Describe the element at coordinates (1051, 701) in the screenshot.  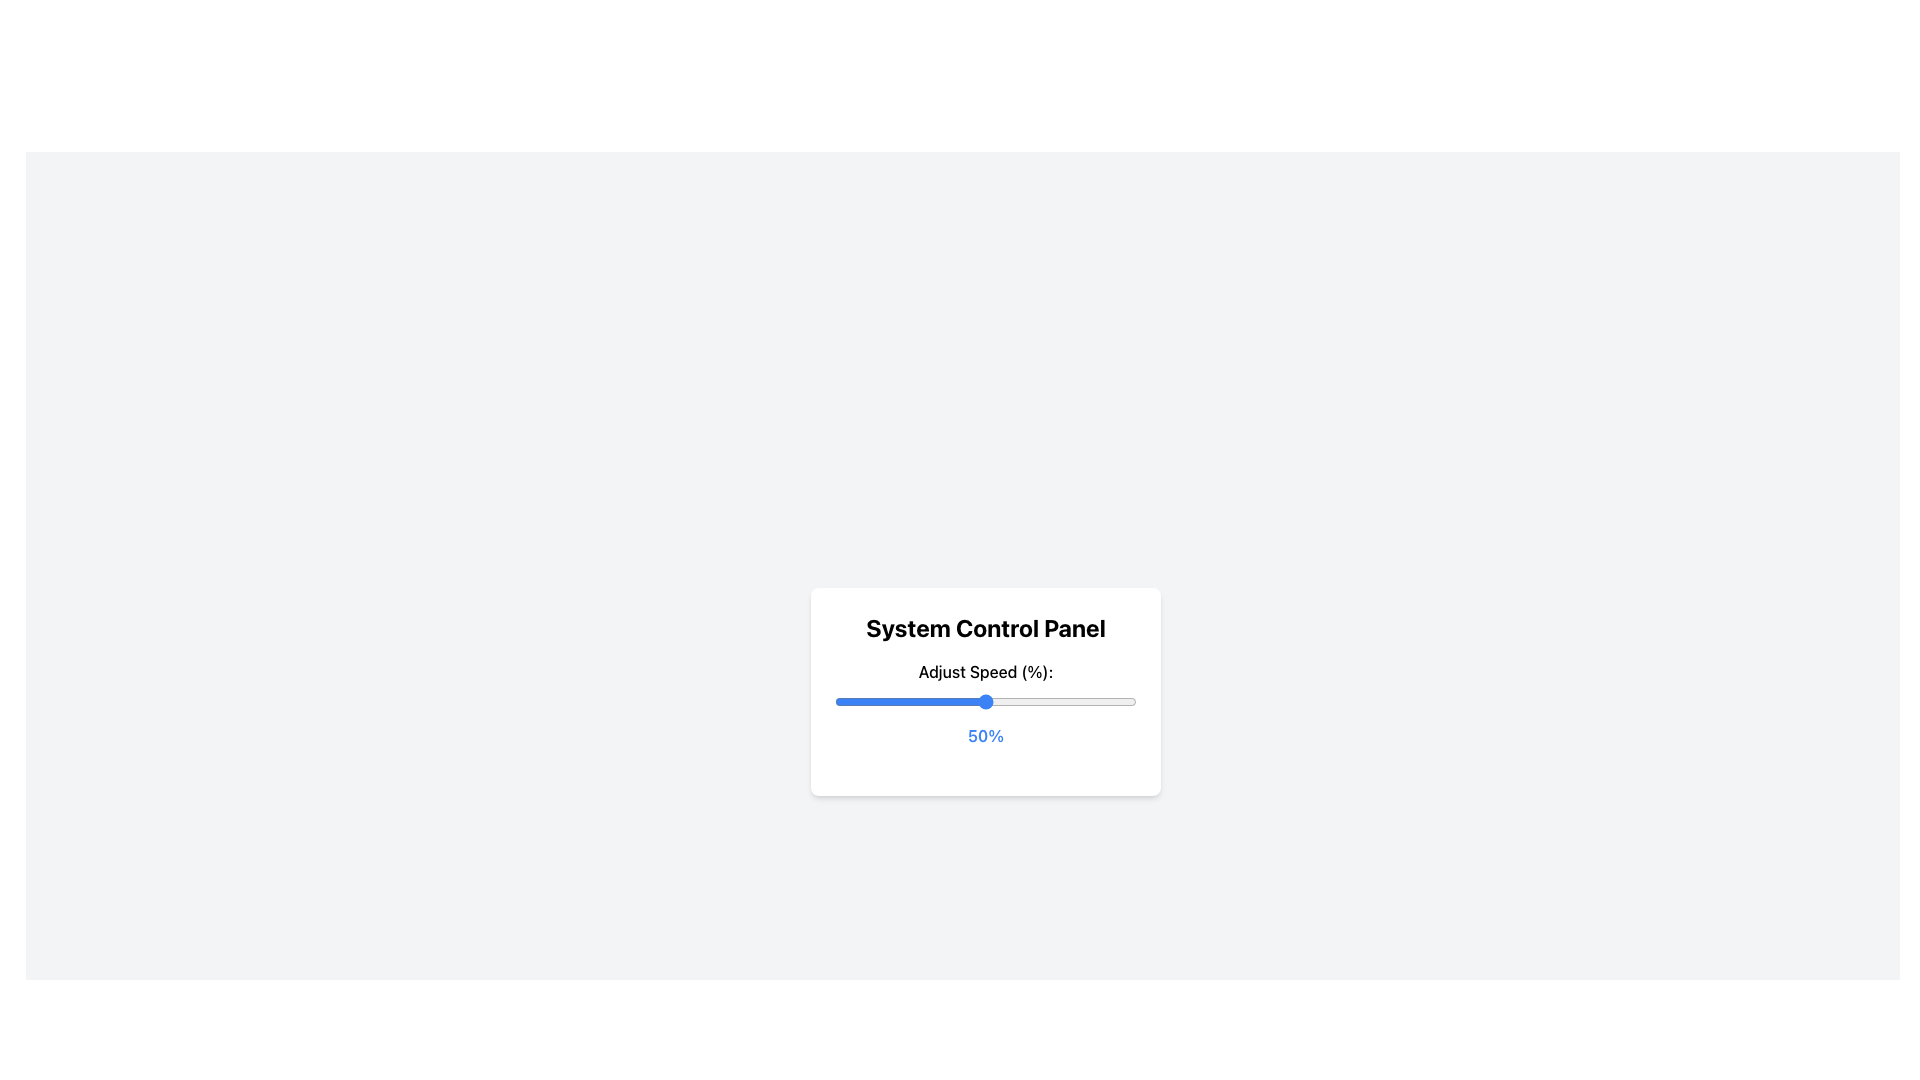
I see `the slider value` at that location.